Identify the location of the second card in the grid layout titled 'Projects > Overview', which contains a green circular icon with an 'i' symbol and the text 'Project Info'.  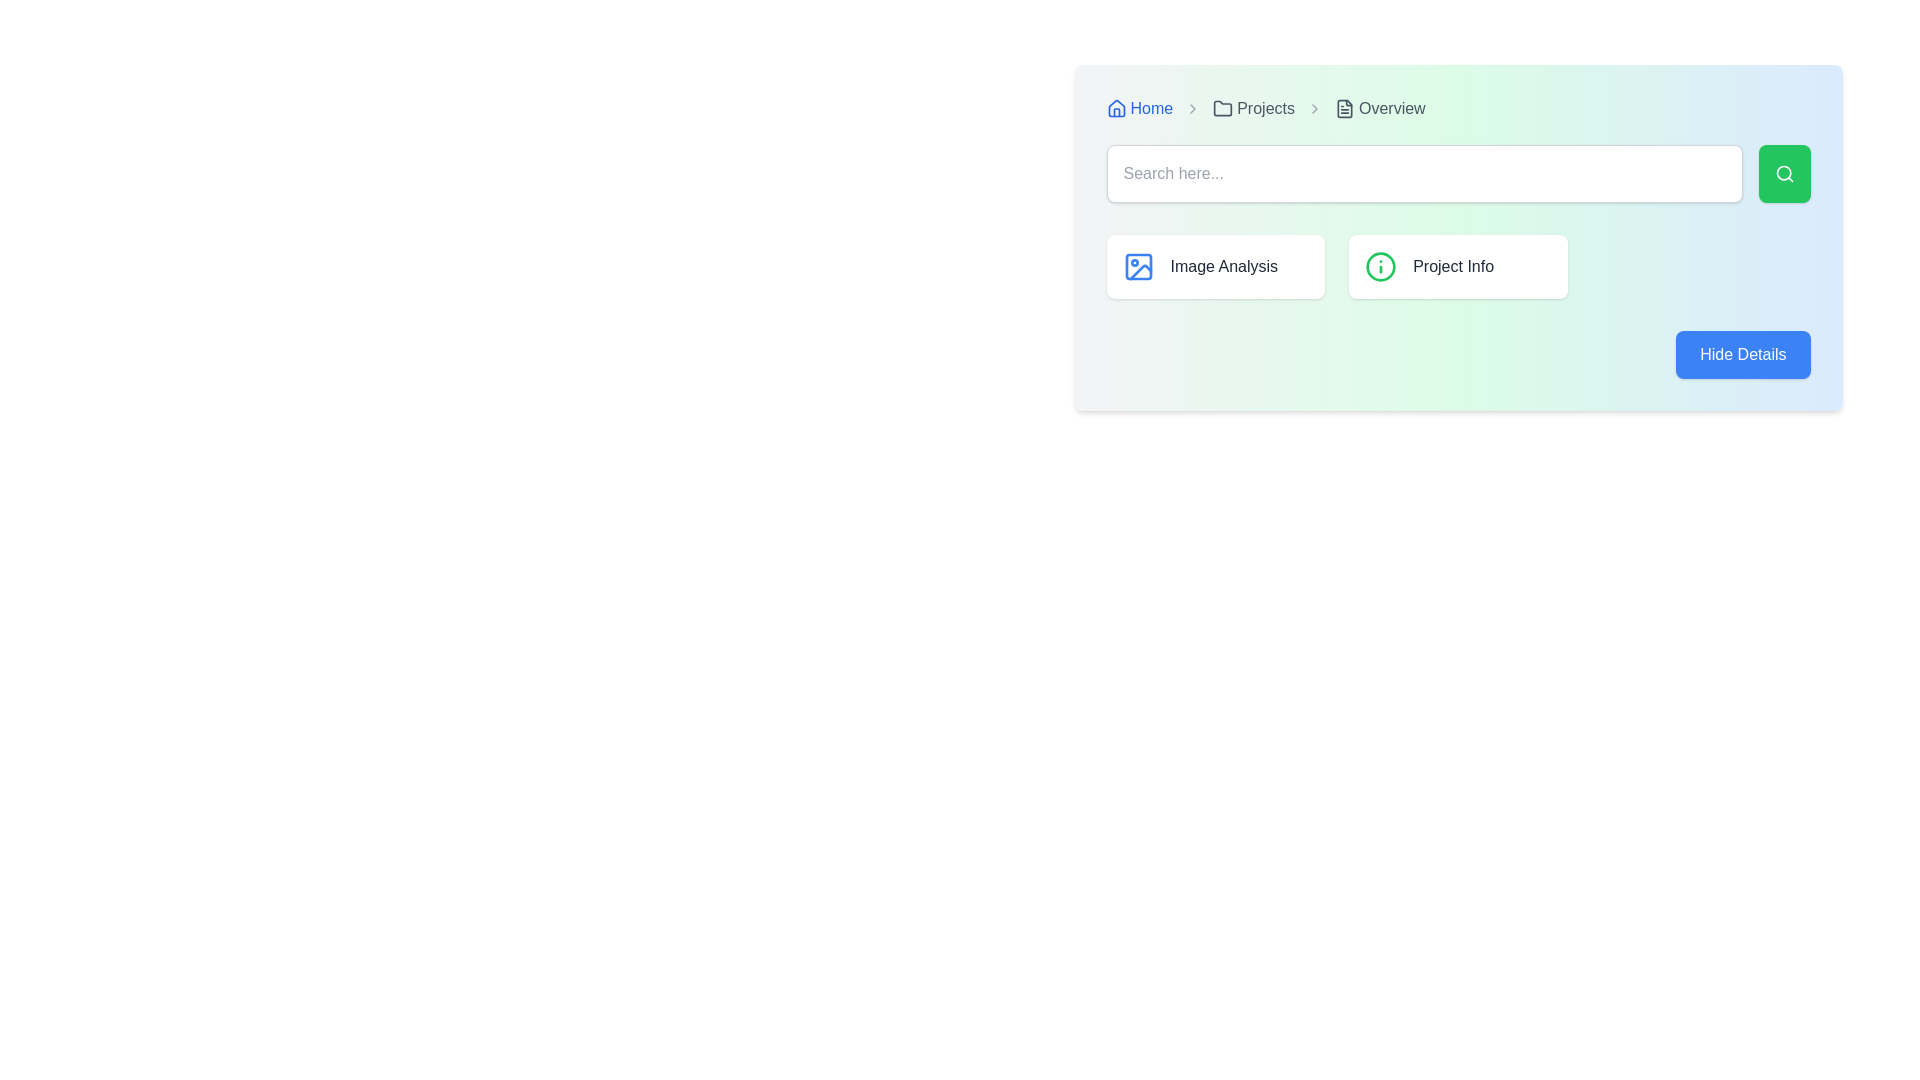
(1458, 265).